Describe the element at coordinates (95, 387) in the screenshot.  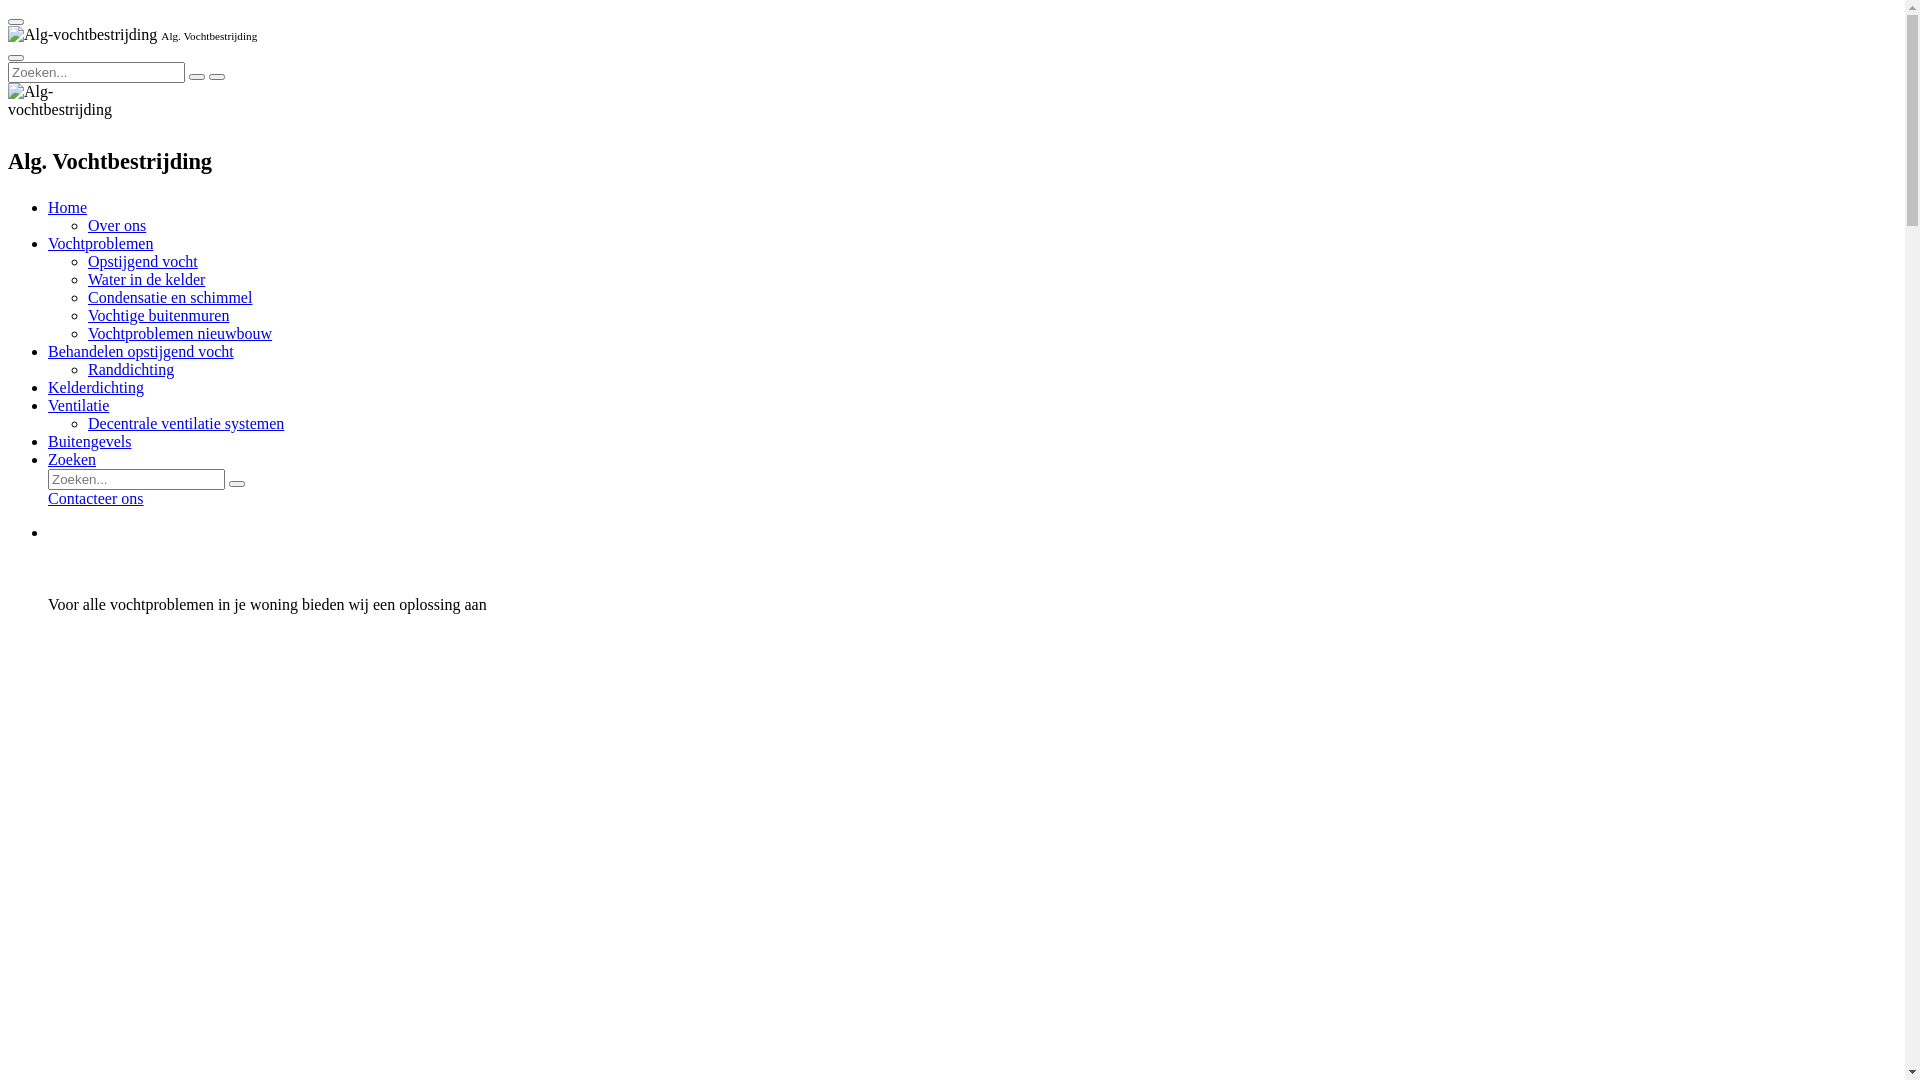
I see `'Kelderdichting'` at that location.